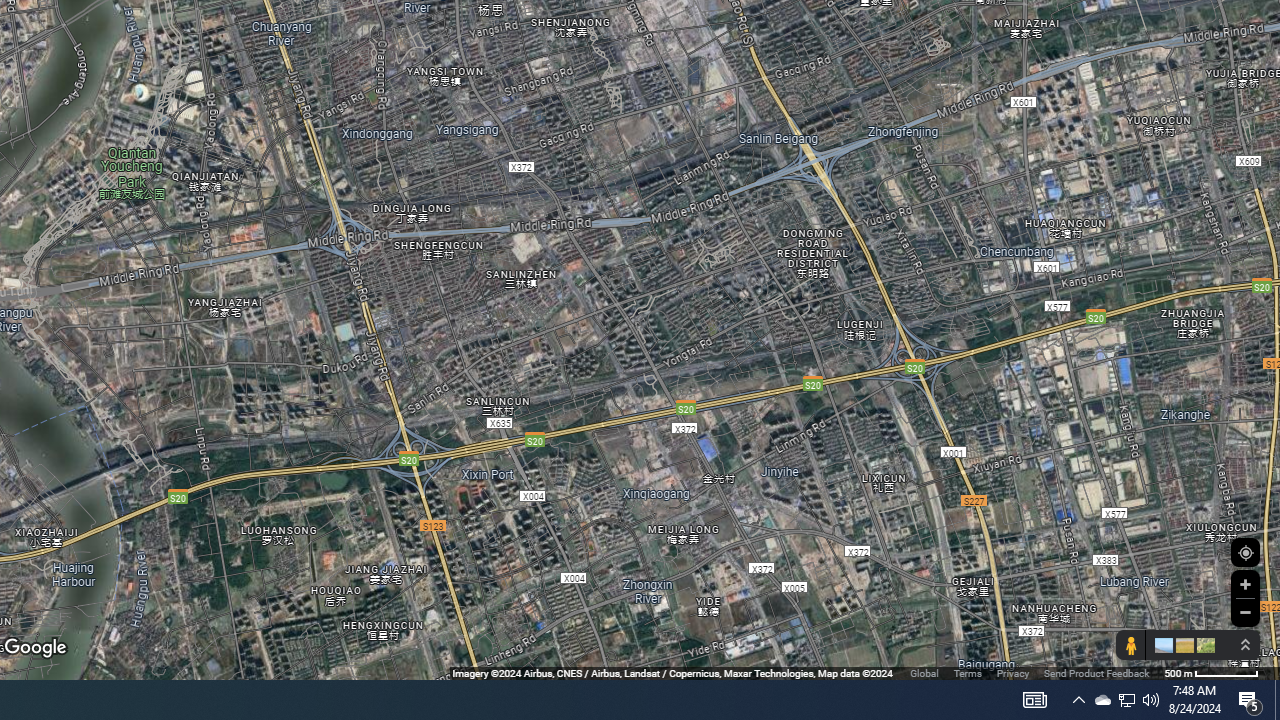 The width and height of the screenshot is (1280, 720). What do you see at coordinates (1244, 611) in the screenshot?
I see `'Zoom out'` at bounding box center [1244, 611].